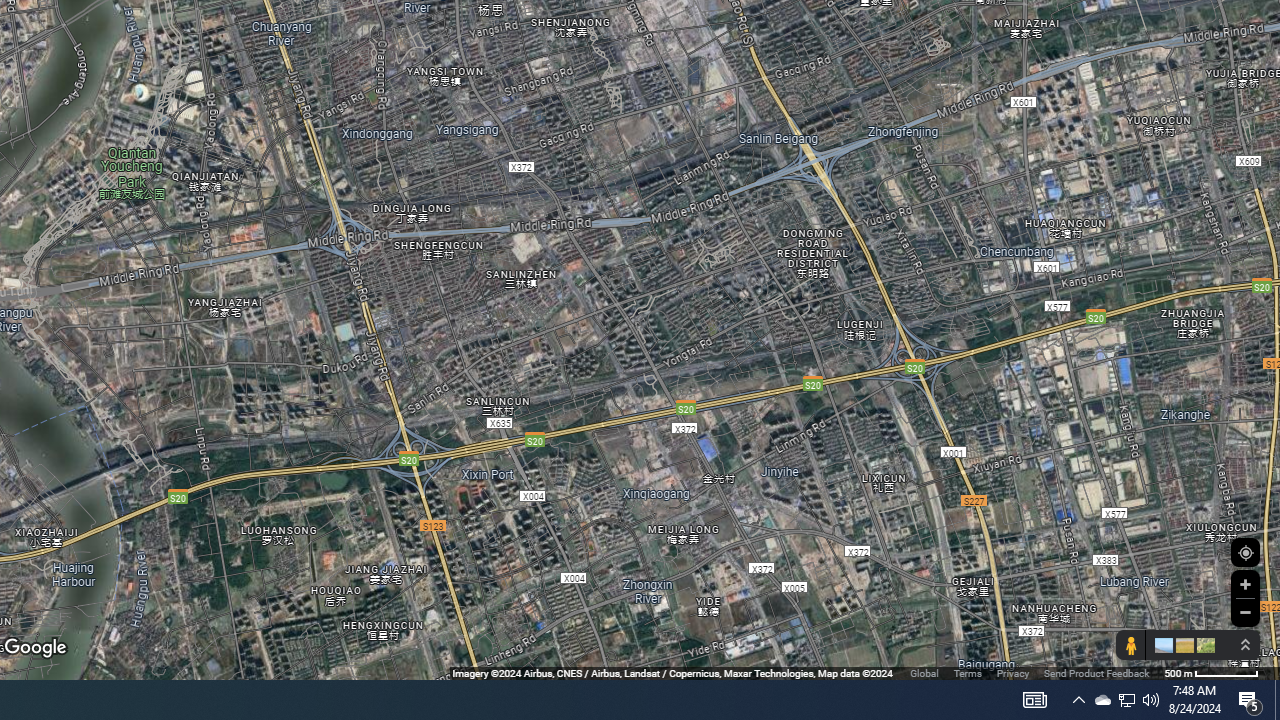 The width and height of the screenshot is (1280, 720). What do you see at coordinates (1244, 611) in the screenshot?
I see `'Zoom out'` at bounding box center [1244, 611].